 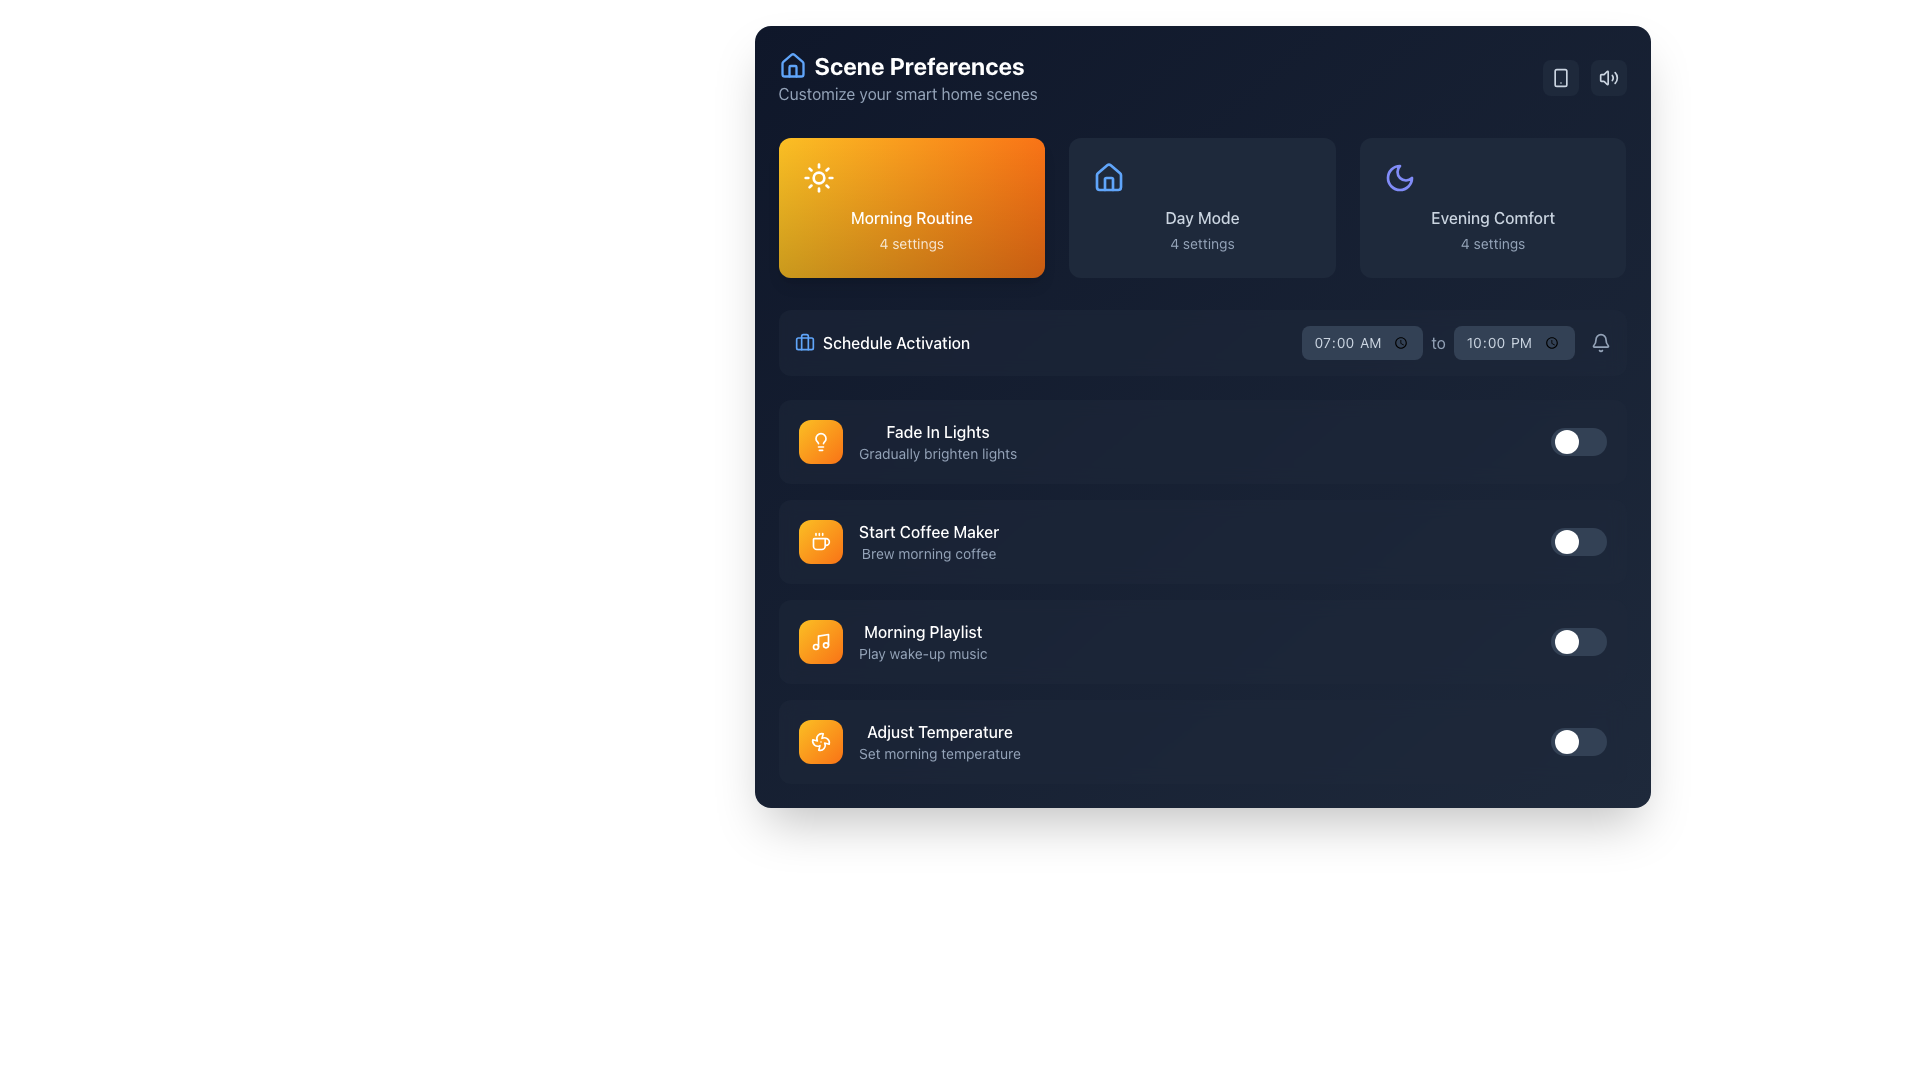 I want to click on the 'Day Mode' button, which is the second tile in the 'Scene Preferences' section, featuring a house icon and the text 'Day Mode' with '4 settings' below it, so click(x=1201, y=208).